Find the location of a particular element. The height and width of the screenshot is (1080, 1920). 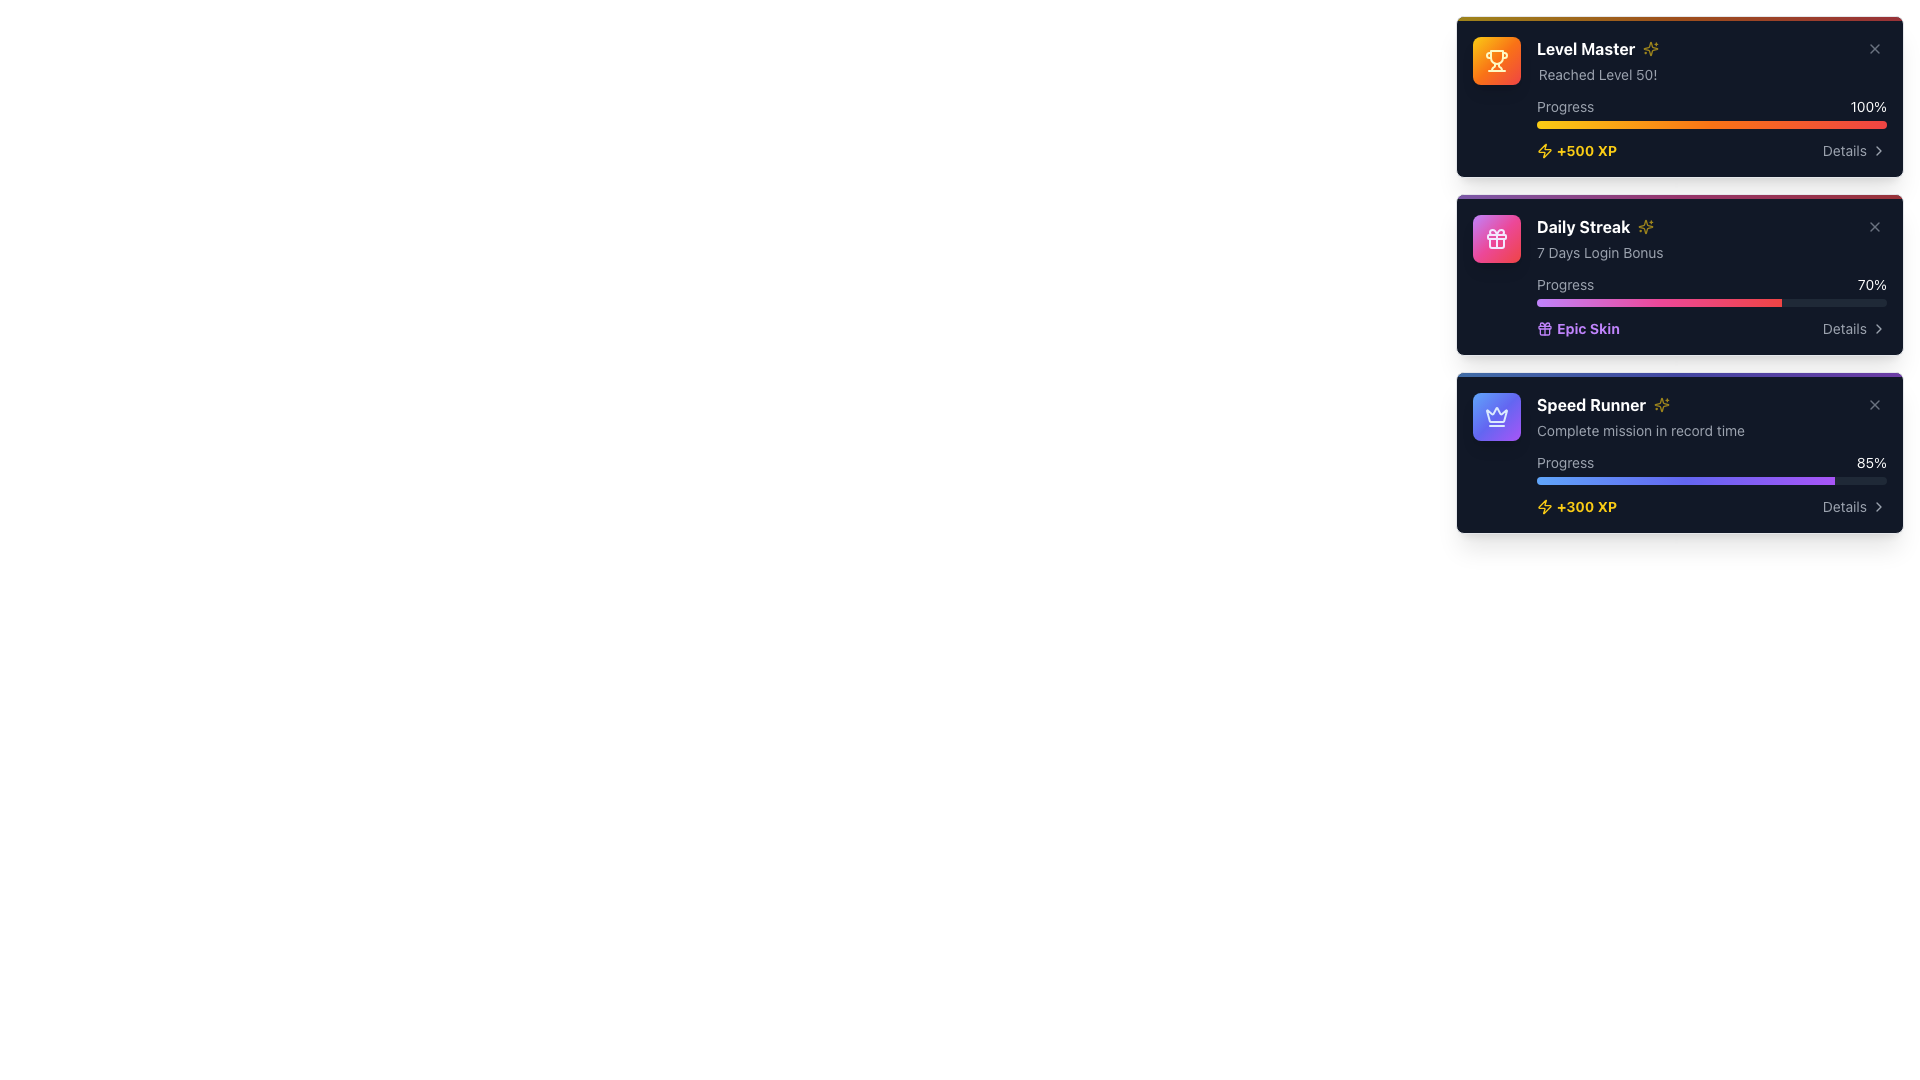

the second progress bar in the 'Daily Streak' card, which visually represents a completion progress of 70% is located at coordinates (1711, 303).